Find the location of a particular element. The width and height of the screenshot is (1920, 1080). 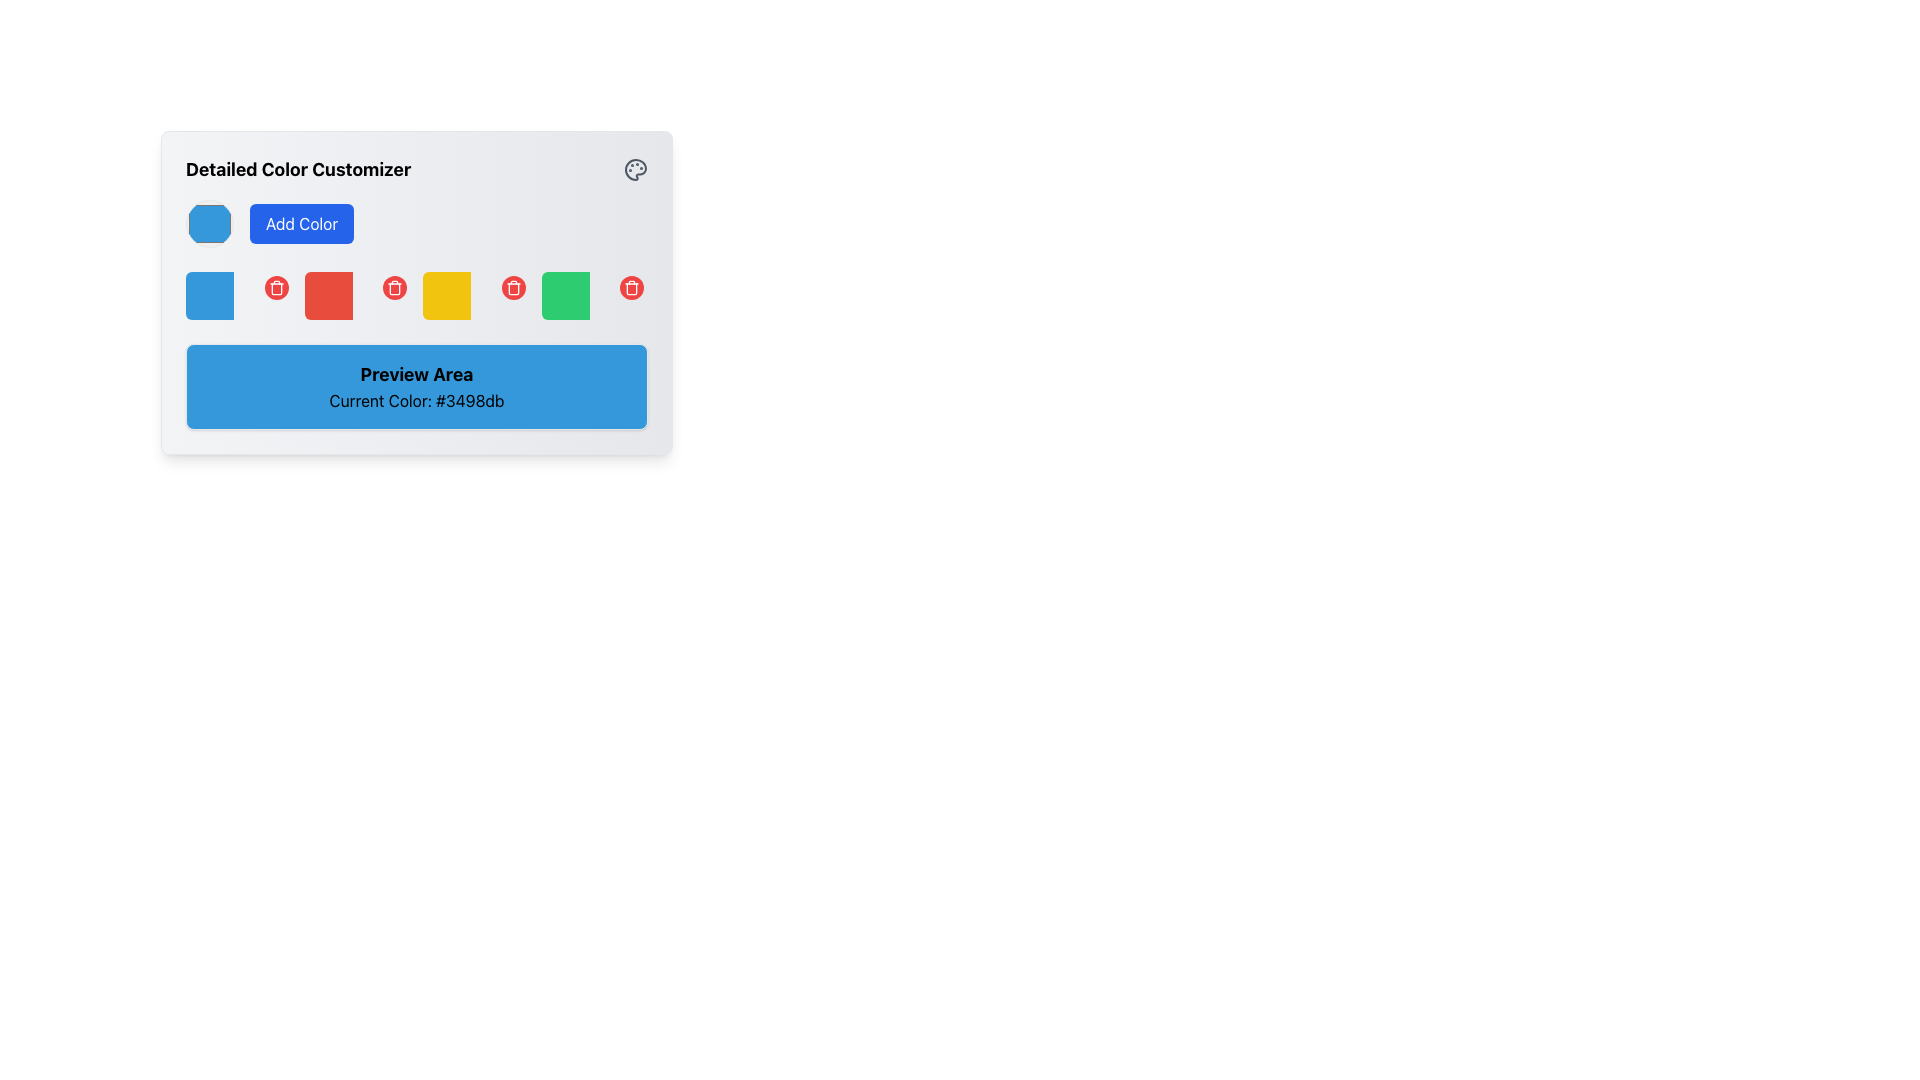

the Color Display Area with Button is located at coordinates (593, 296).